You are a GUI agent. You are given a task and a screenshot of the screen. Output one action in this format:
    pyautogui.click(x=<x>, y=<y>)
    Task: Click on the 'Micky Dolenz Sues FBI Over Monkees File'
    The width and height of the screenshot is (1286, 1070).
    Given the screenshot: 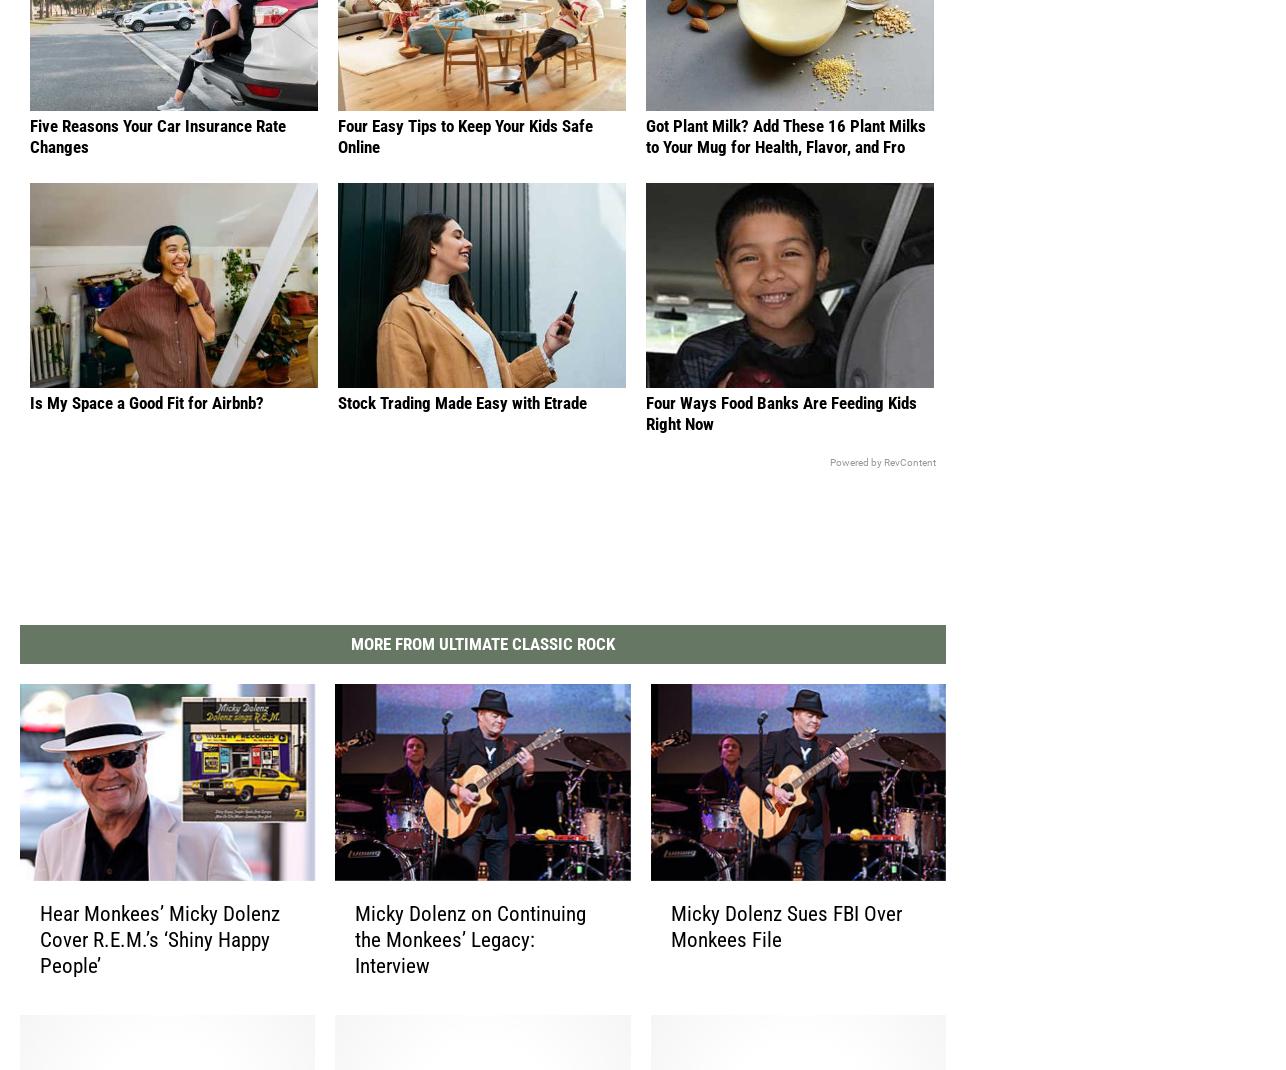 What is the action you would take?
    pyautogui.click(x=785, y=942)
    